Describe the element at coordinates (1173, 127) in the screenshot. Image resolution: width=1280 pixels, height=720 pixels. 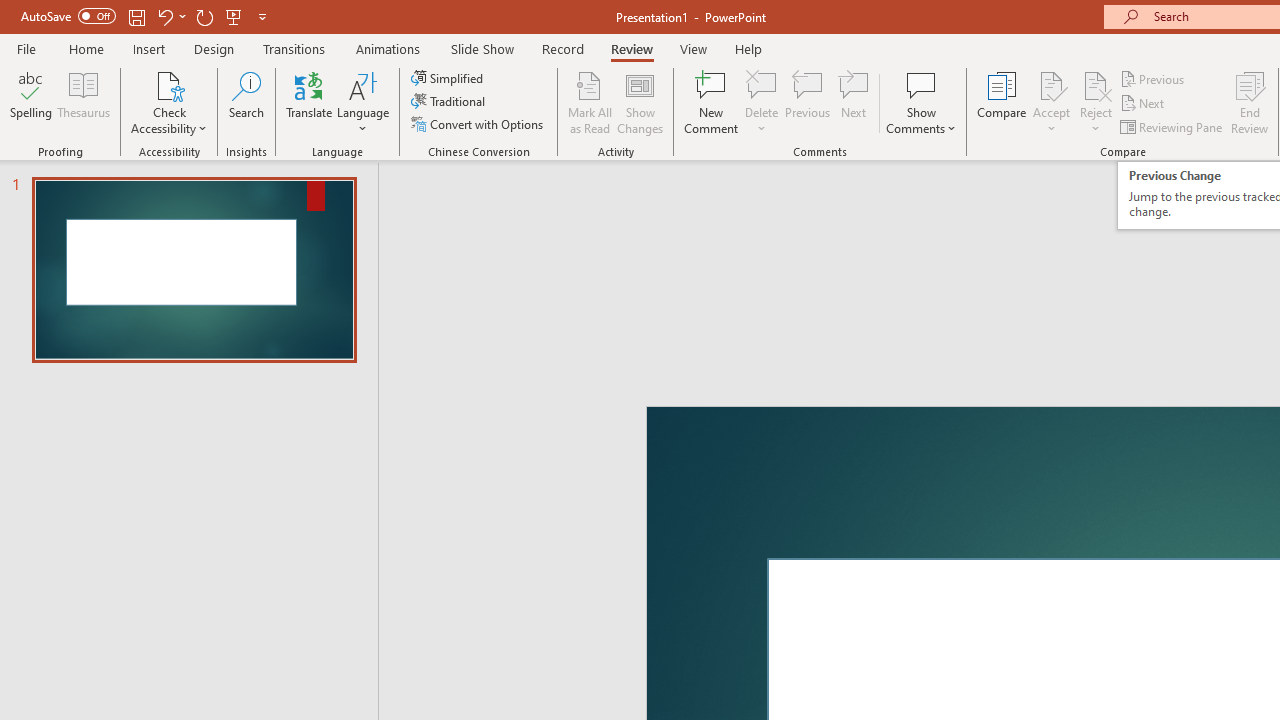
I see `'Reviewing Pane'` at that location.